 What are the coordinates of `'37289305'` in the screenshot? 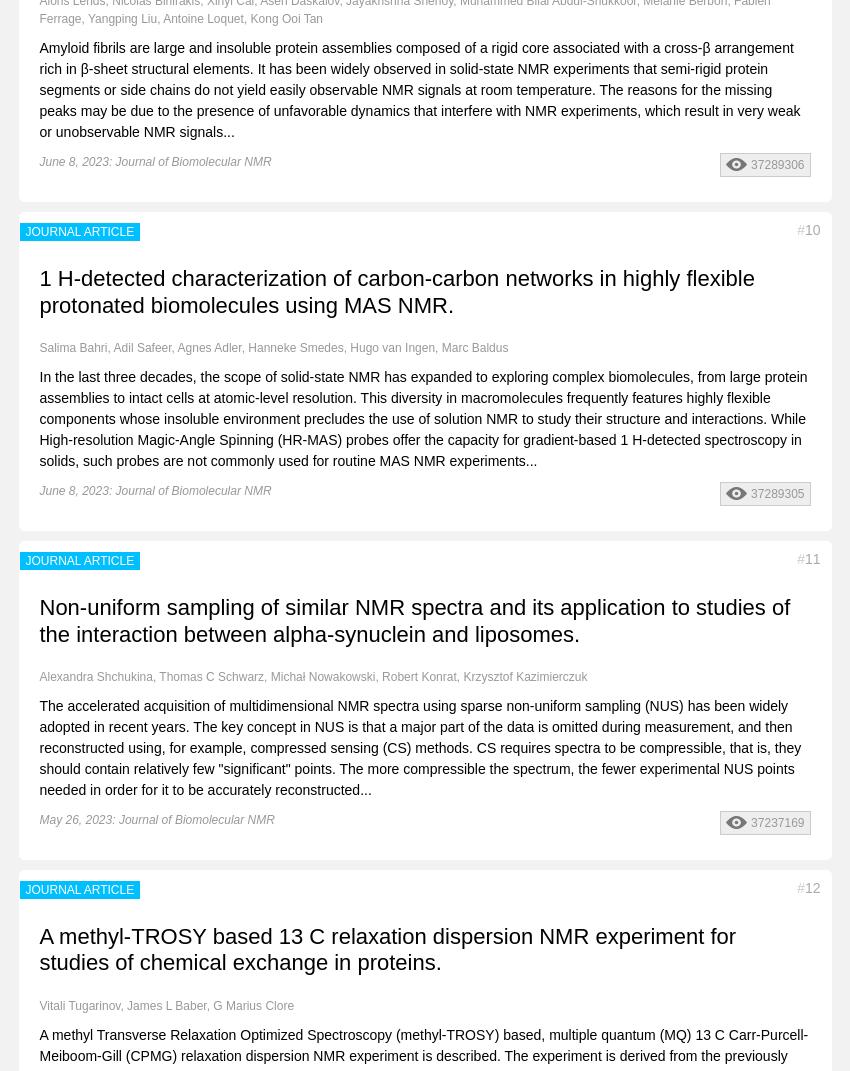 It's located at (776, 493).